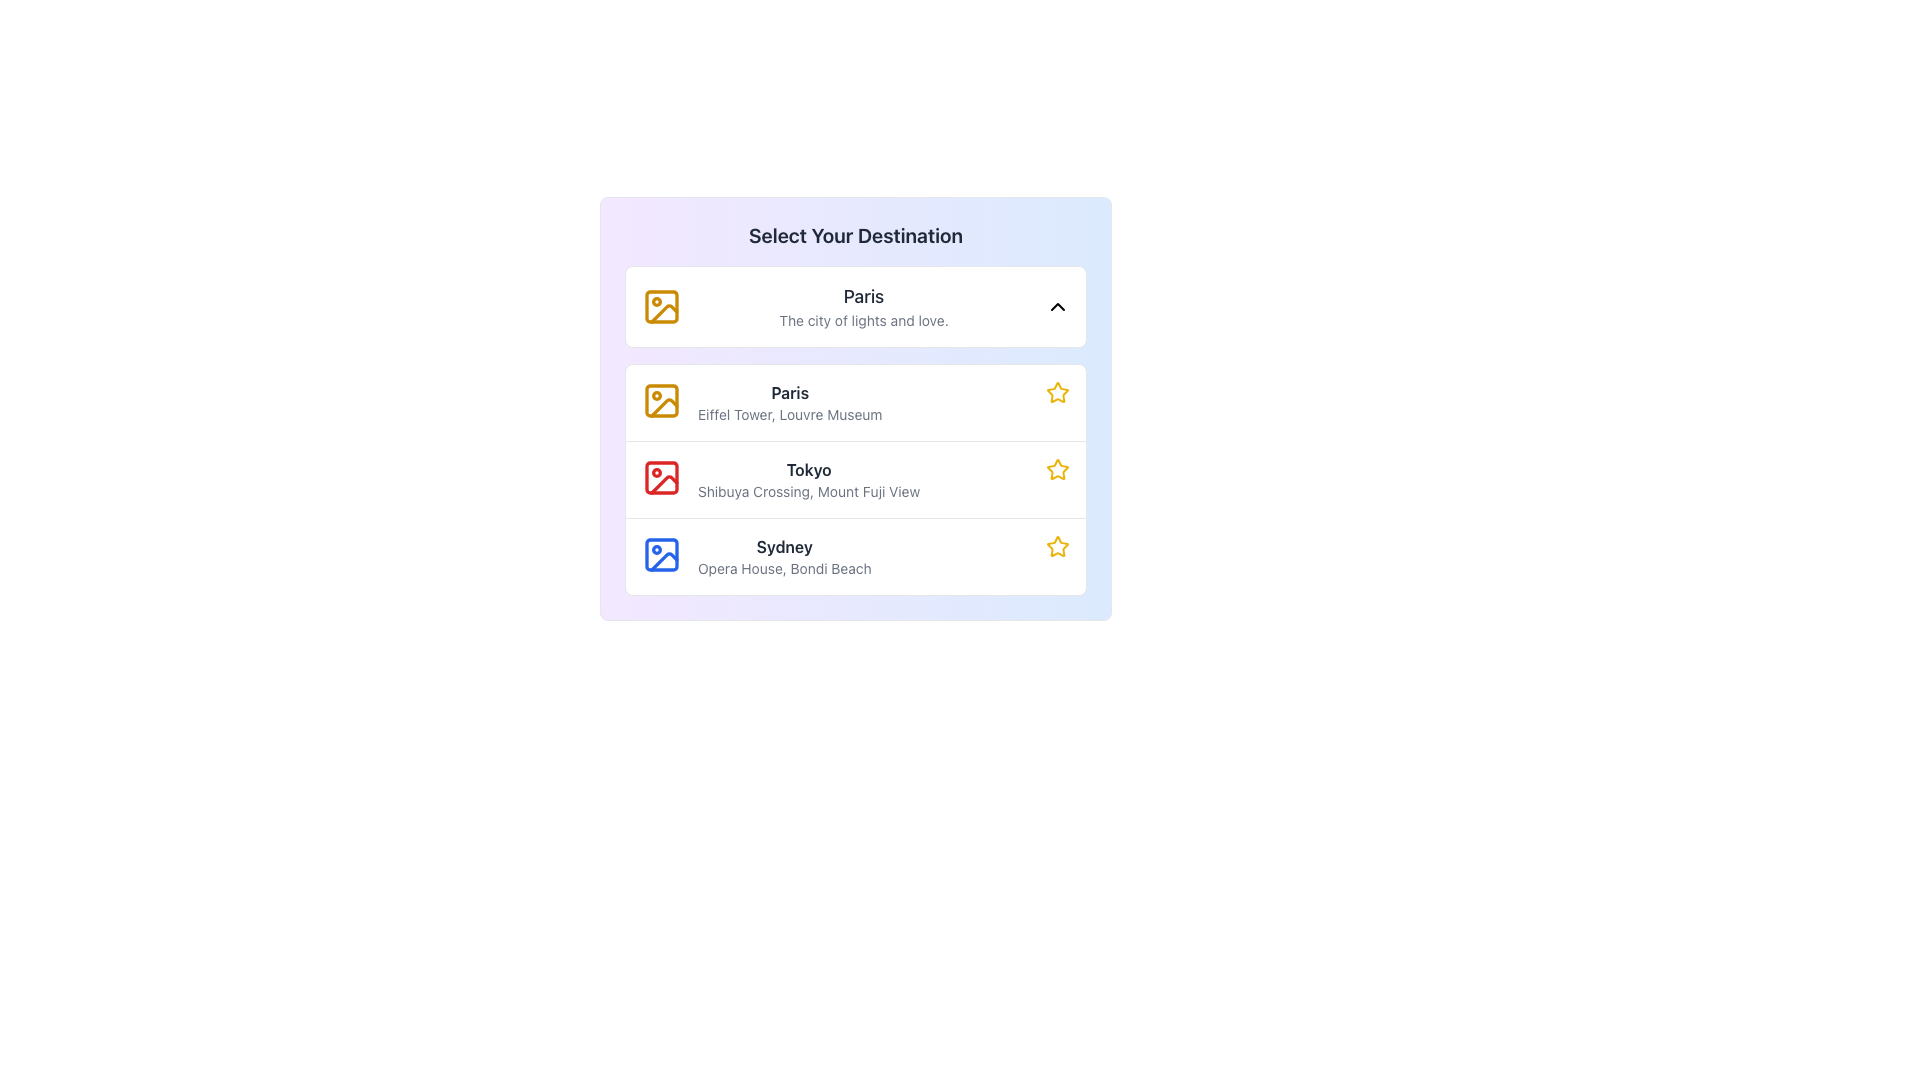 Image resolution: width=1920 pixels, height=1080 pixels. I want to click on text label containing 'Eiffel Tower, Louvre Museum' which is styled in light gray font and positioned directly below the title 'Paris', so click(789, 414).